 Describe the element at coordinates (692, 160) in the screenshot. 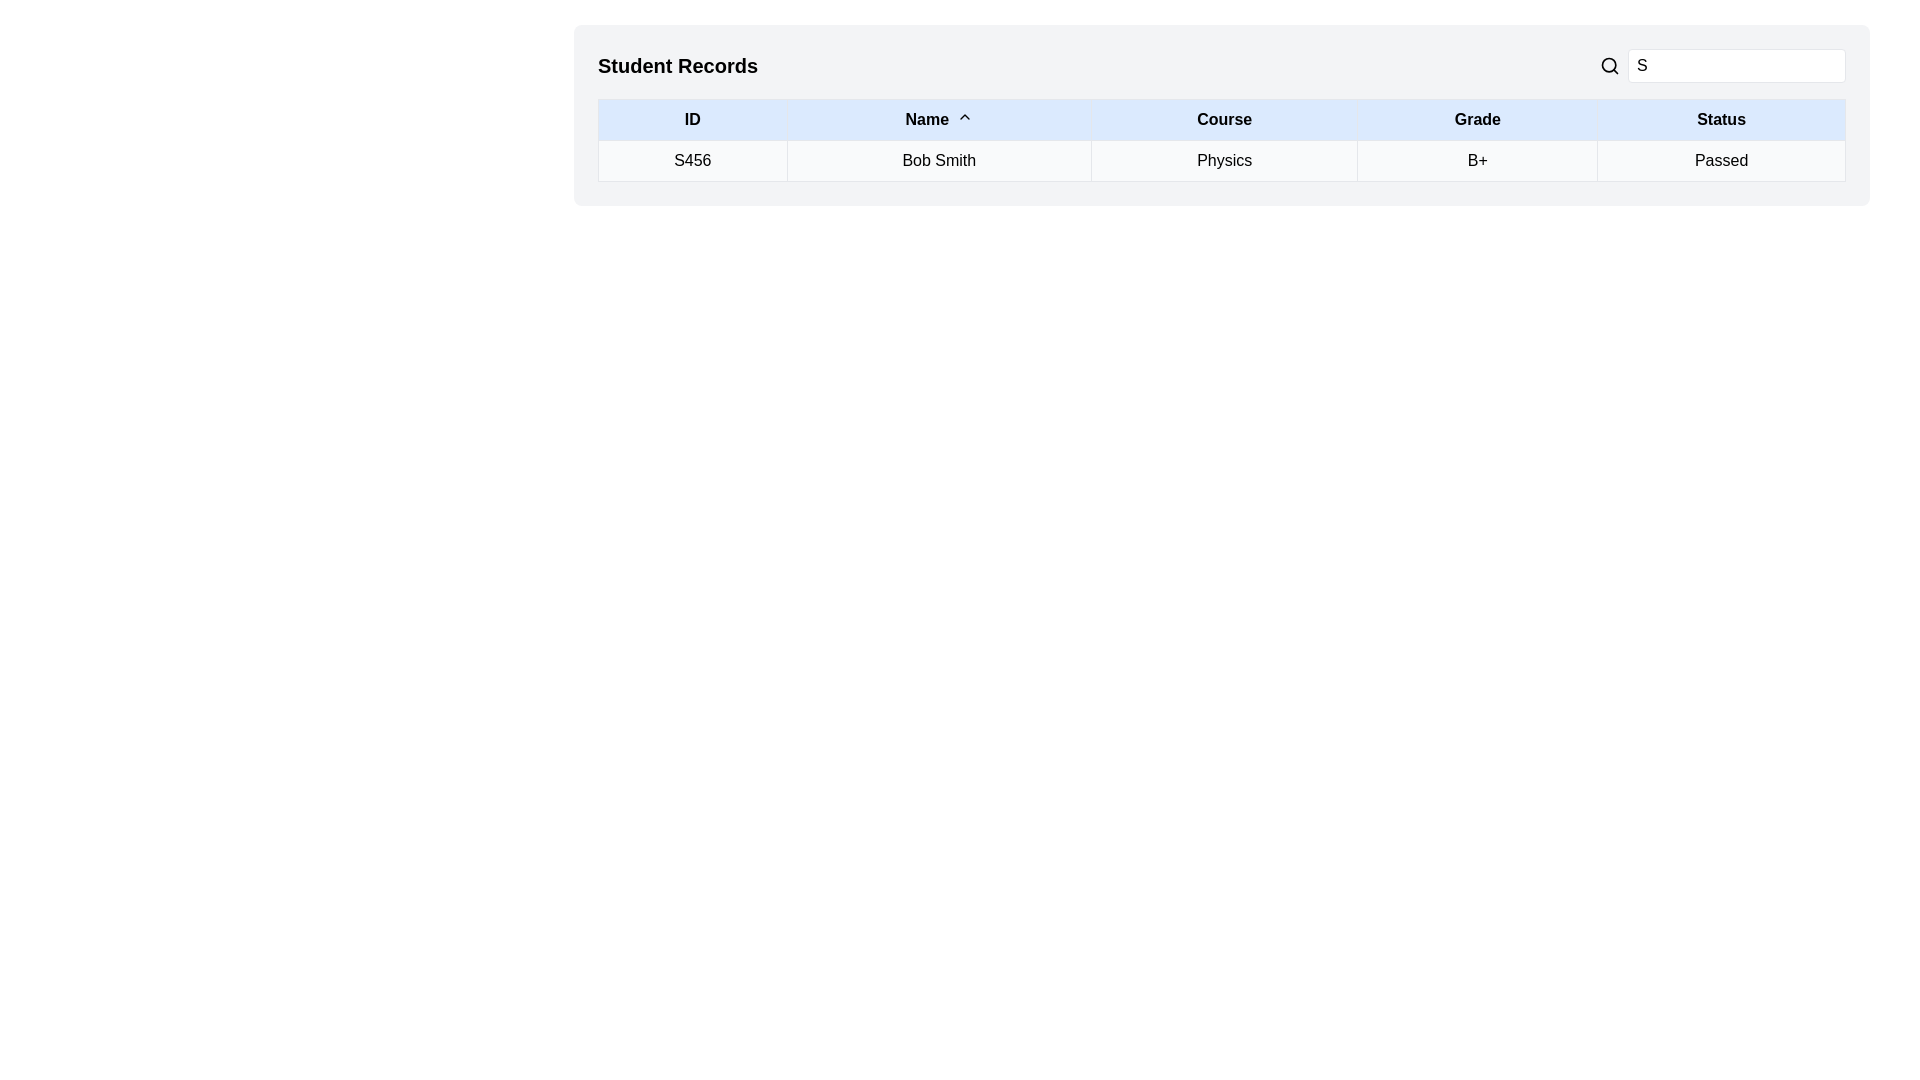

I see `the Table Cell containing the text 'S456', which is the first cell under the 'ID' column in the tabular structure` at that location.